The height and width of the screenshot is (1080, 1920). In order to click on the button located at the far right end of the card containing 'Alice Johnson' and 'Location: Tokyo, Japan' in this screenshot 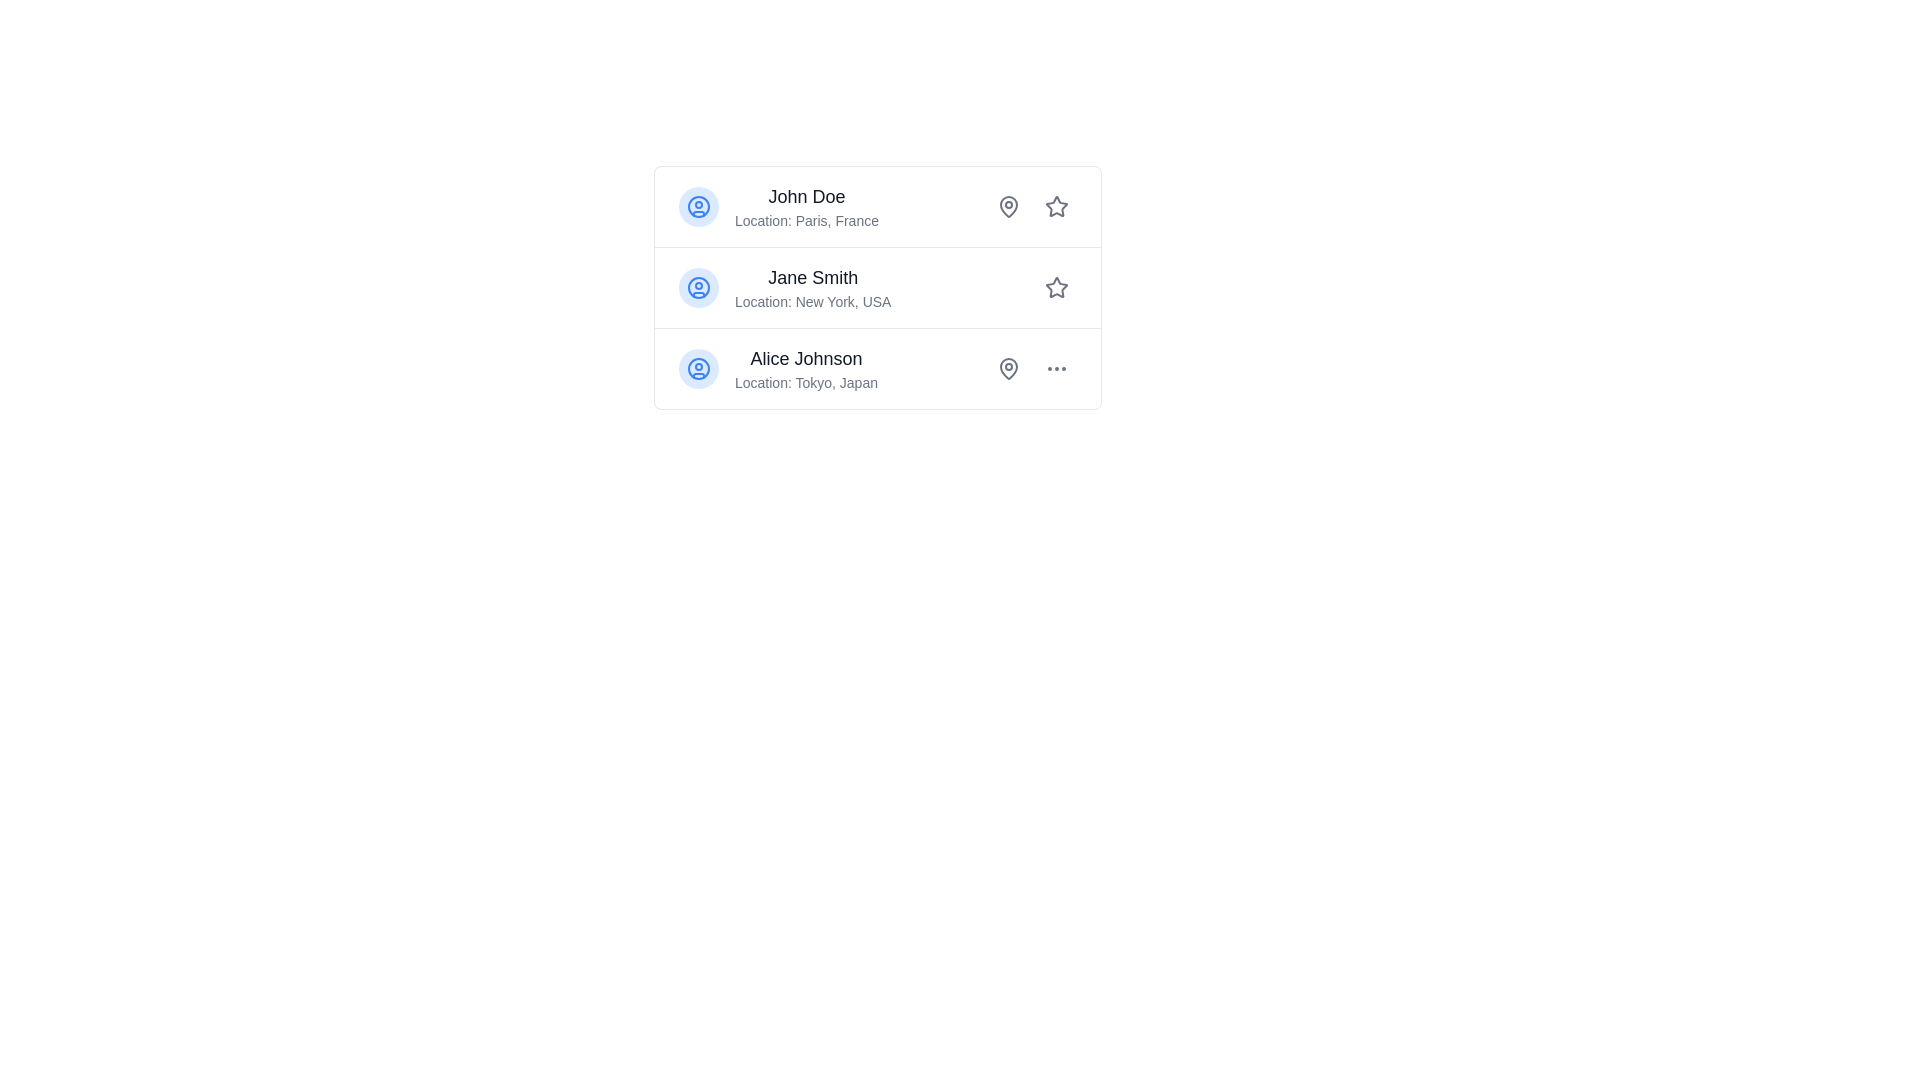, I will do `click(1055, 369)`.